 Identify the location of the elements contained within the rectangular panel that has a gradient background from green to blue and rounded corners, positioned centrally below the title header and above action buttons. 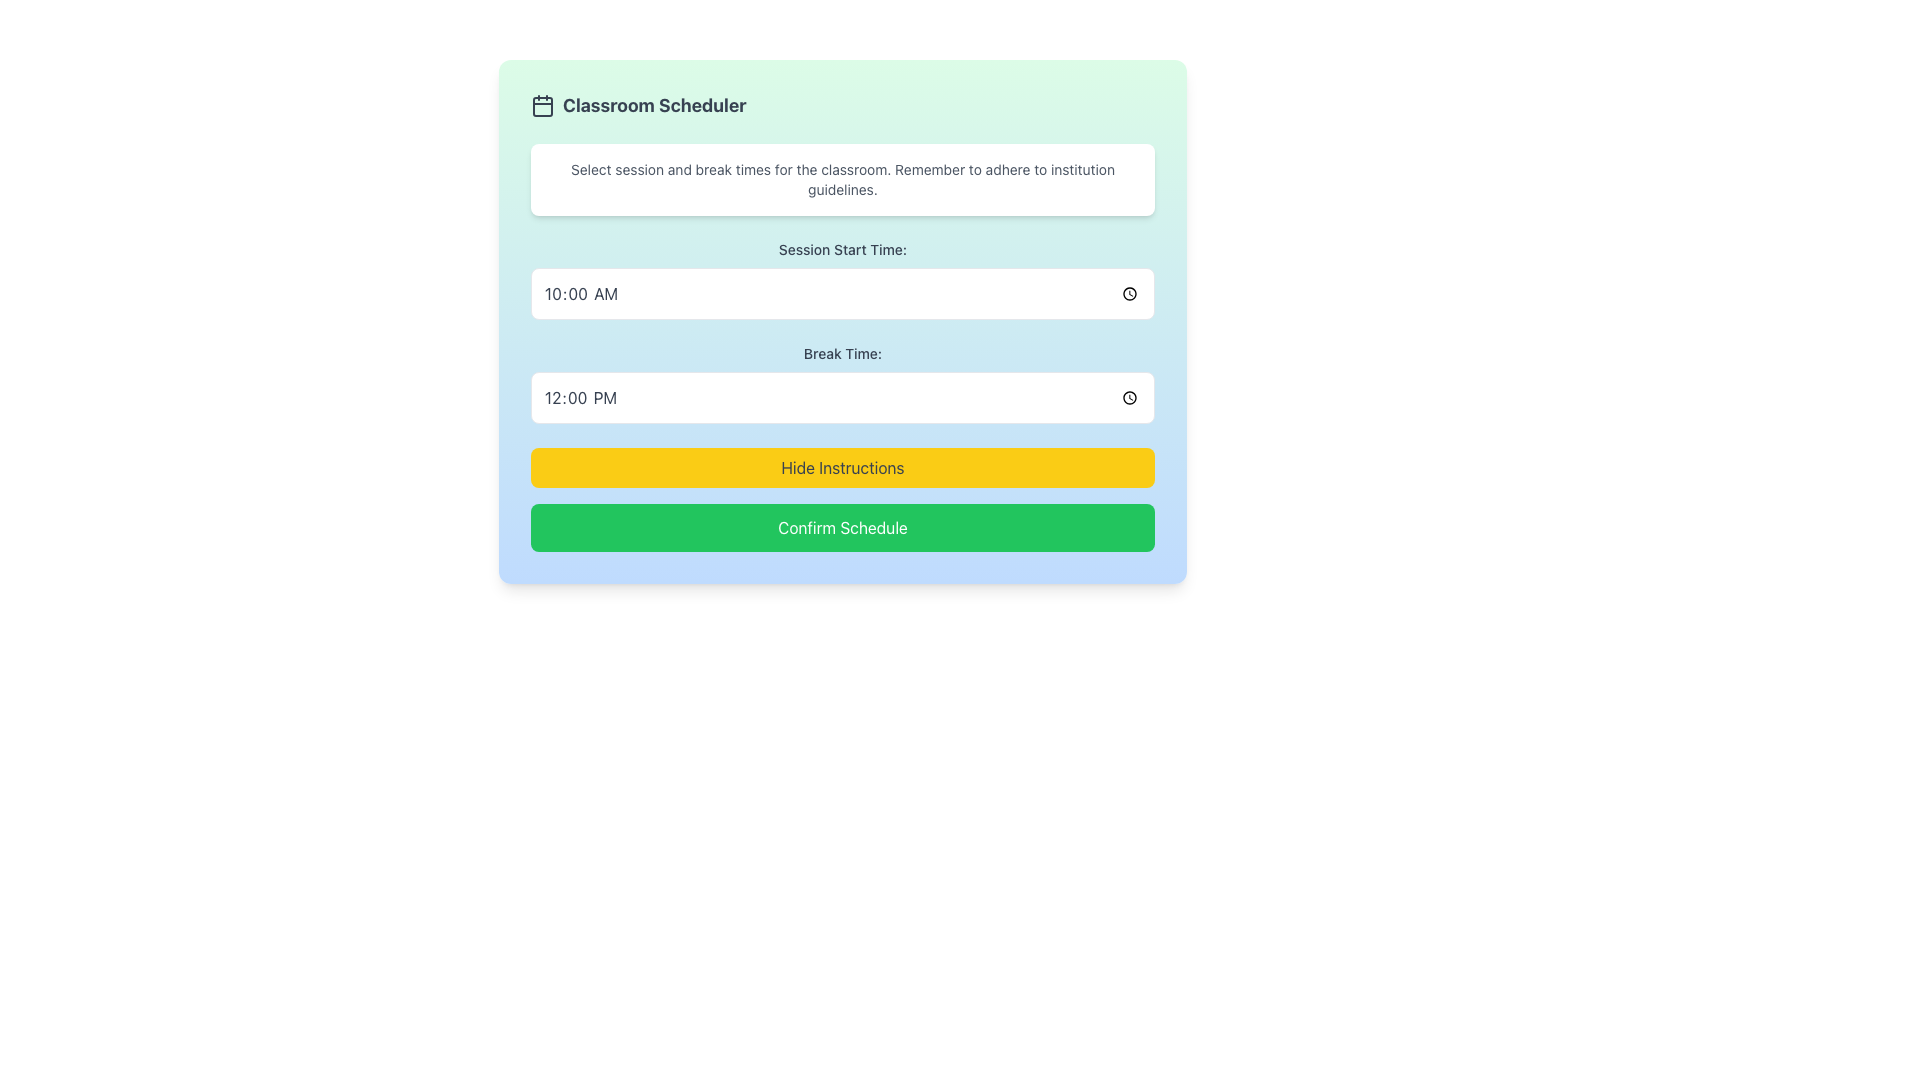
(843, 320).